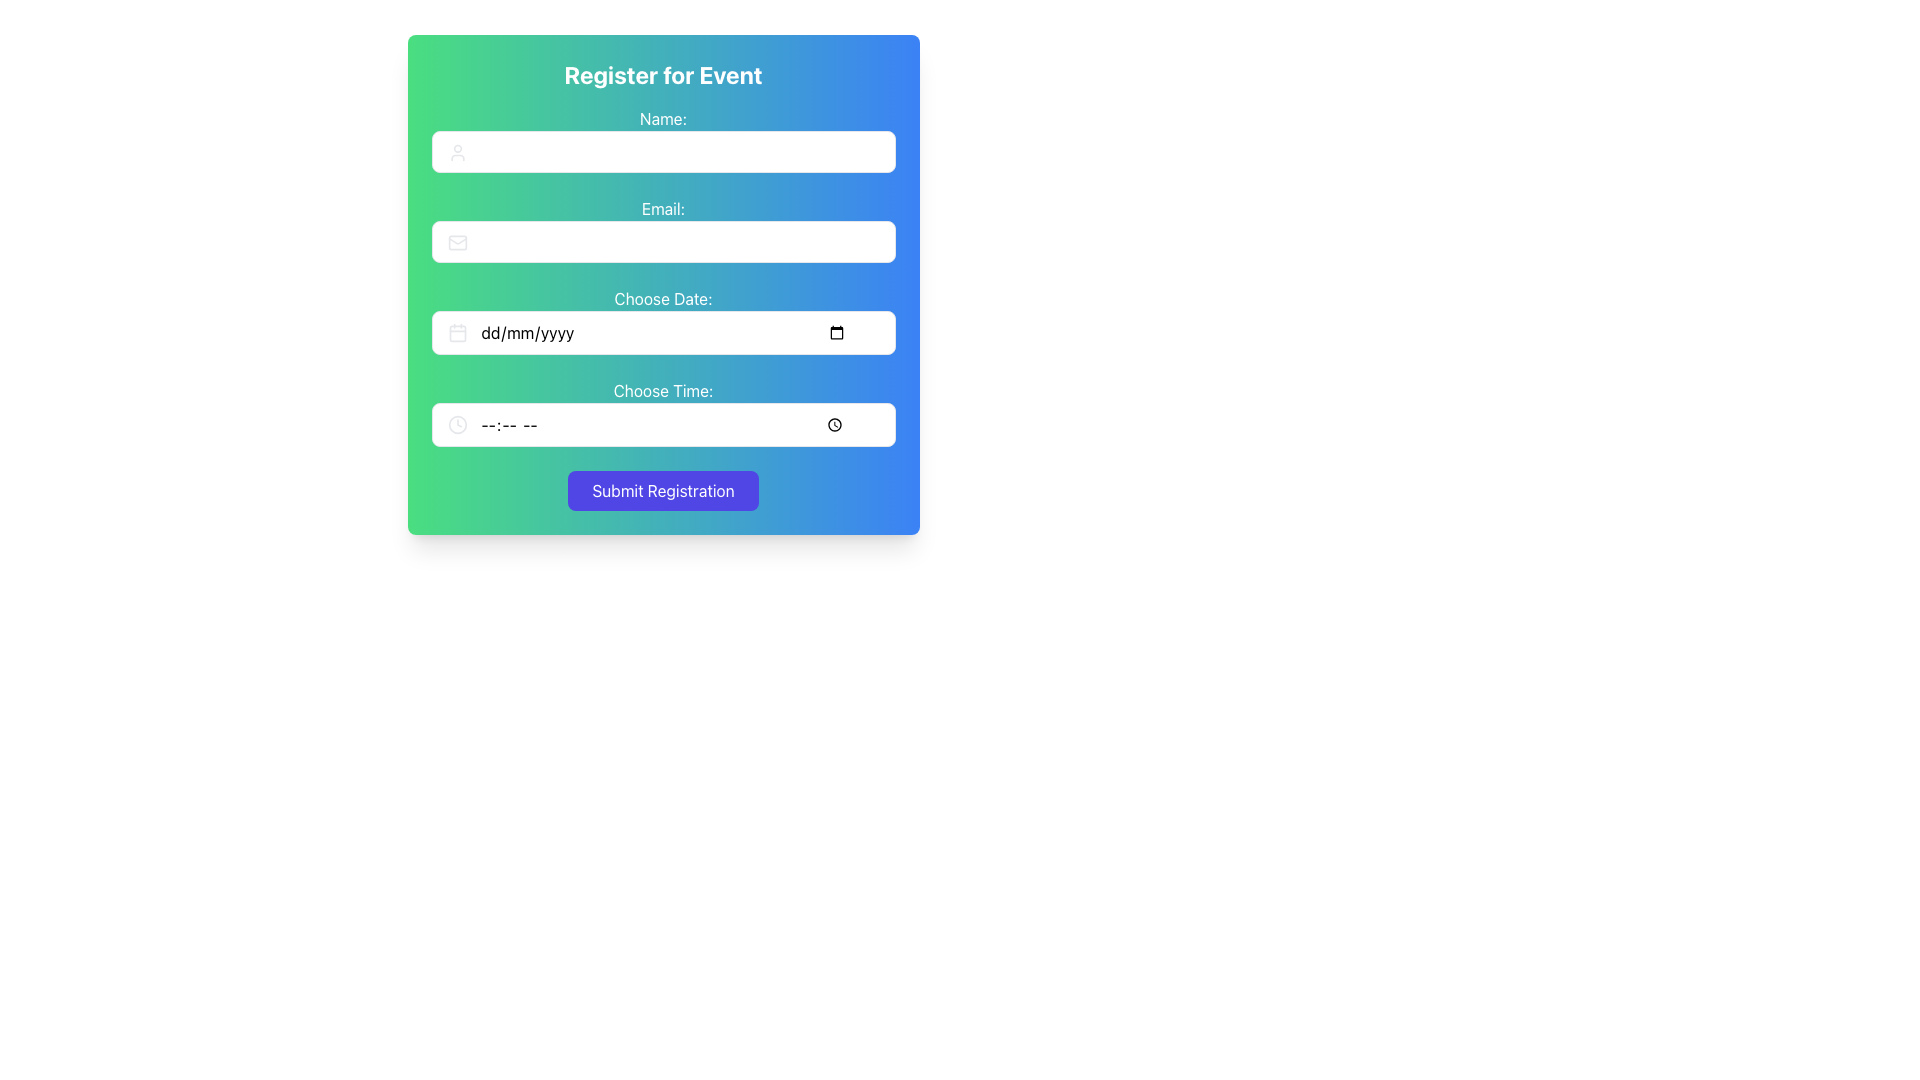  What do you see at coordinates (663, 411) in the screenshot?
I see `the text label that reads 'Choose Time:' which is styled in white and located in the fourth section of the form, just below the 'Choose Date:' section and above the 'Submit Registration' button` at bounding box center [663, 411].